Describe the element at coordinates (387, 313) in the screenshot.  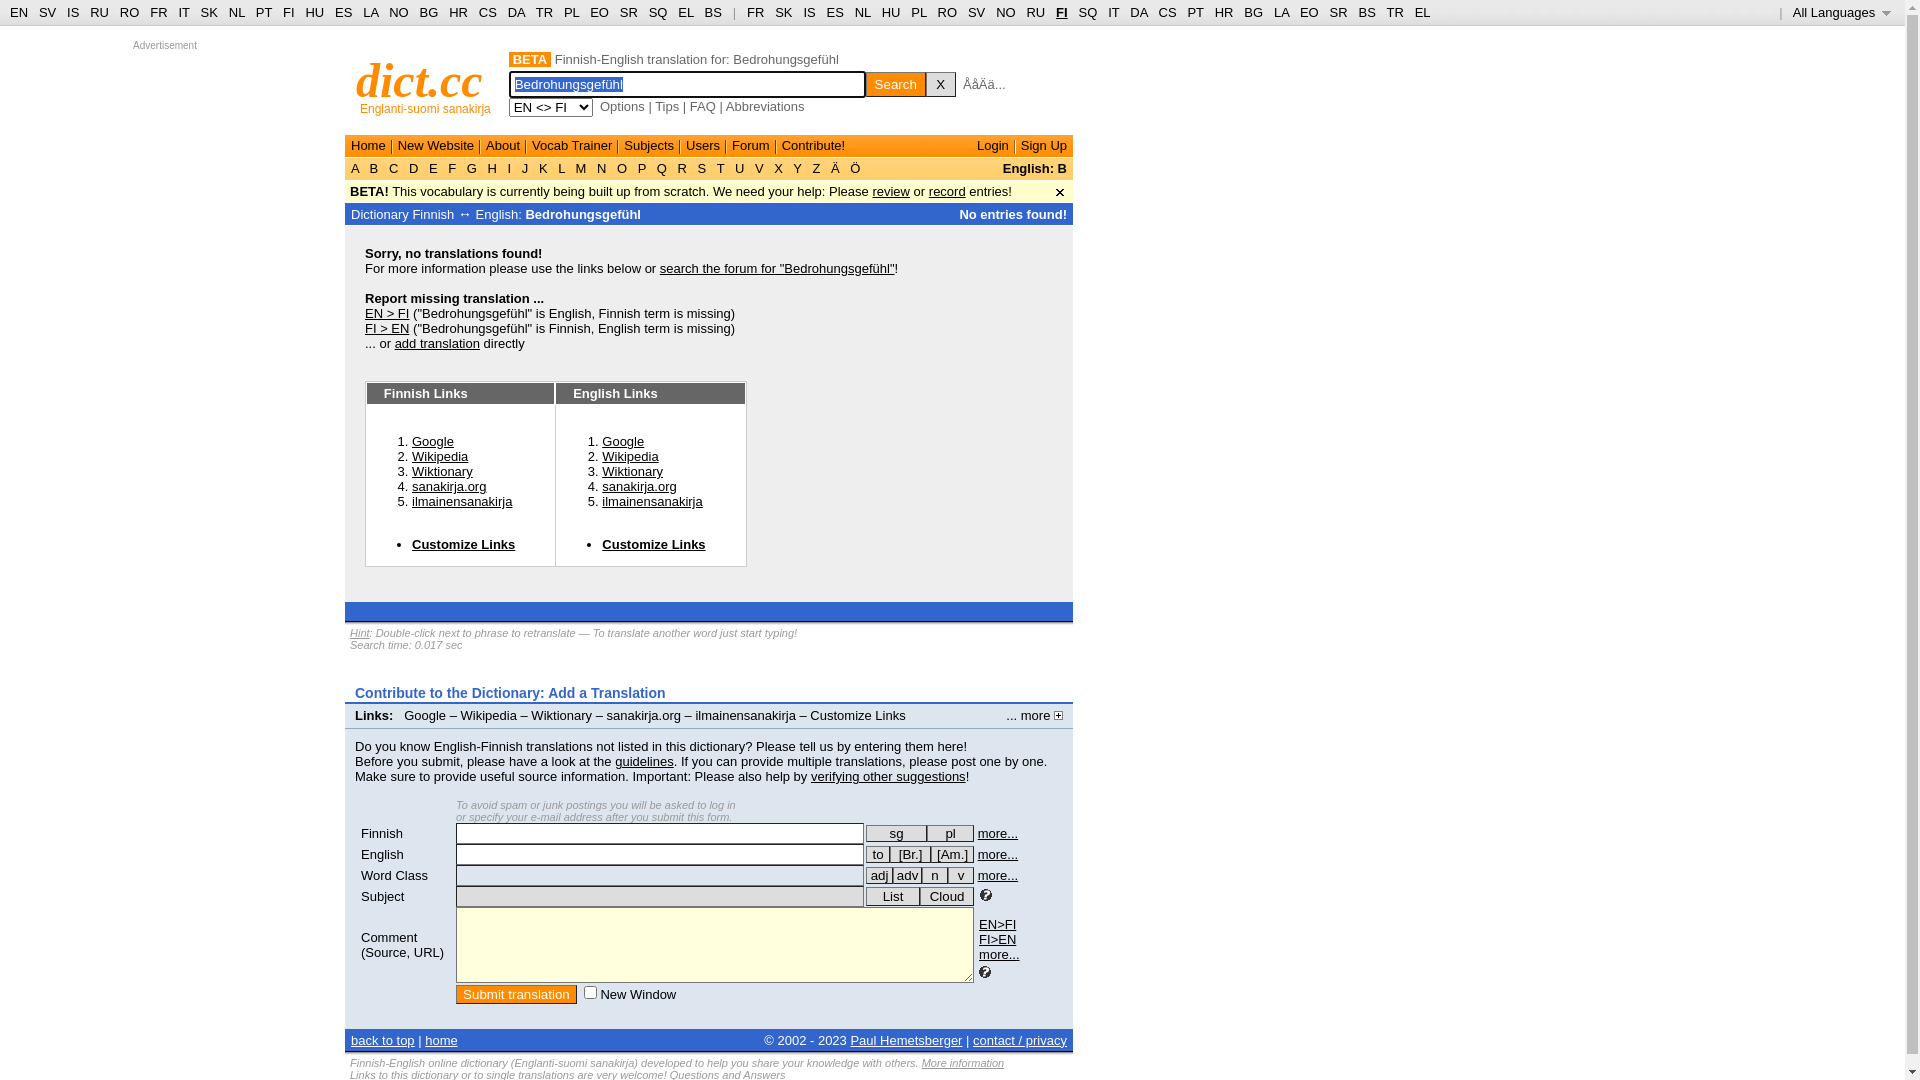
I see `'EN > FI'` at that location.